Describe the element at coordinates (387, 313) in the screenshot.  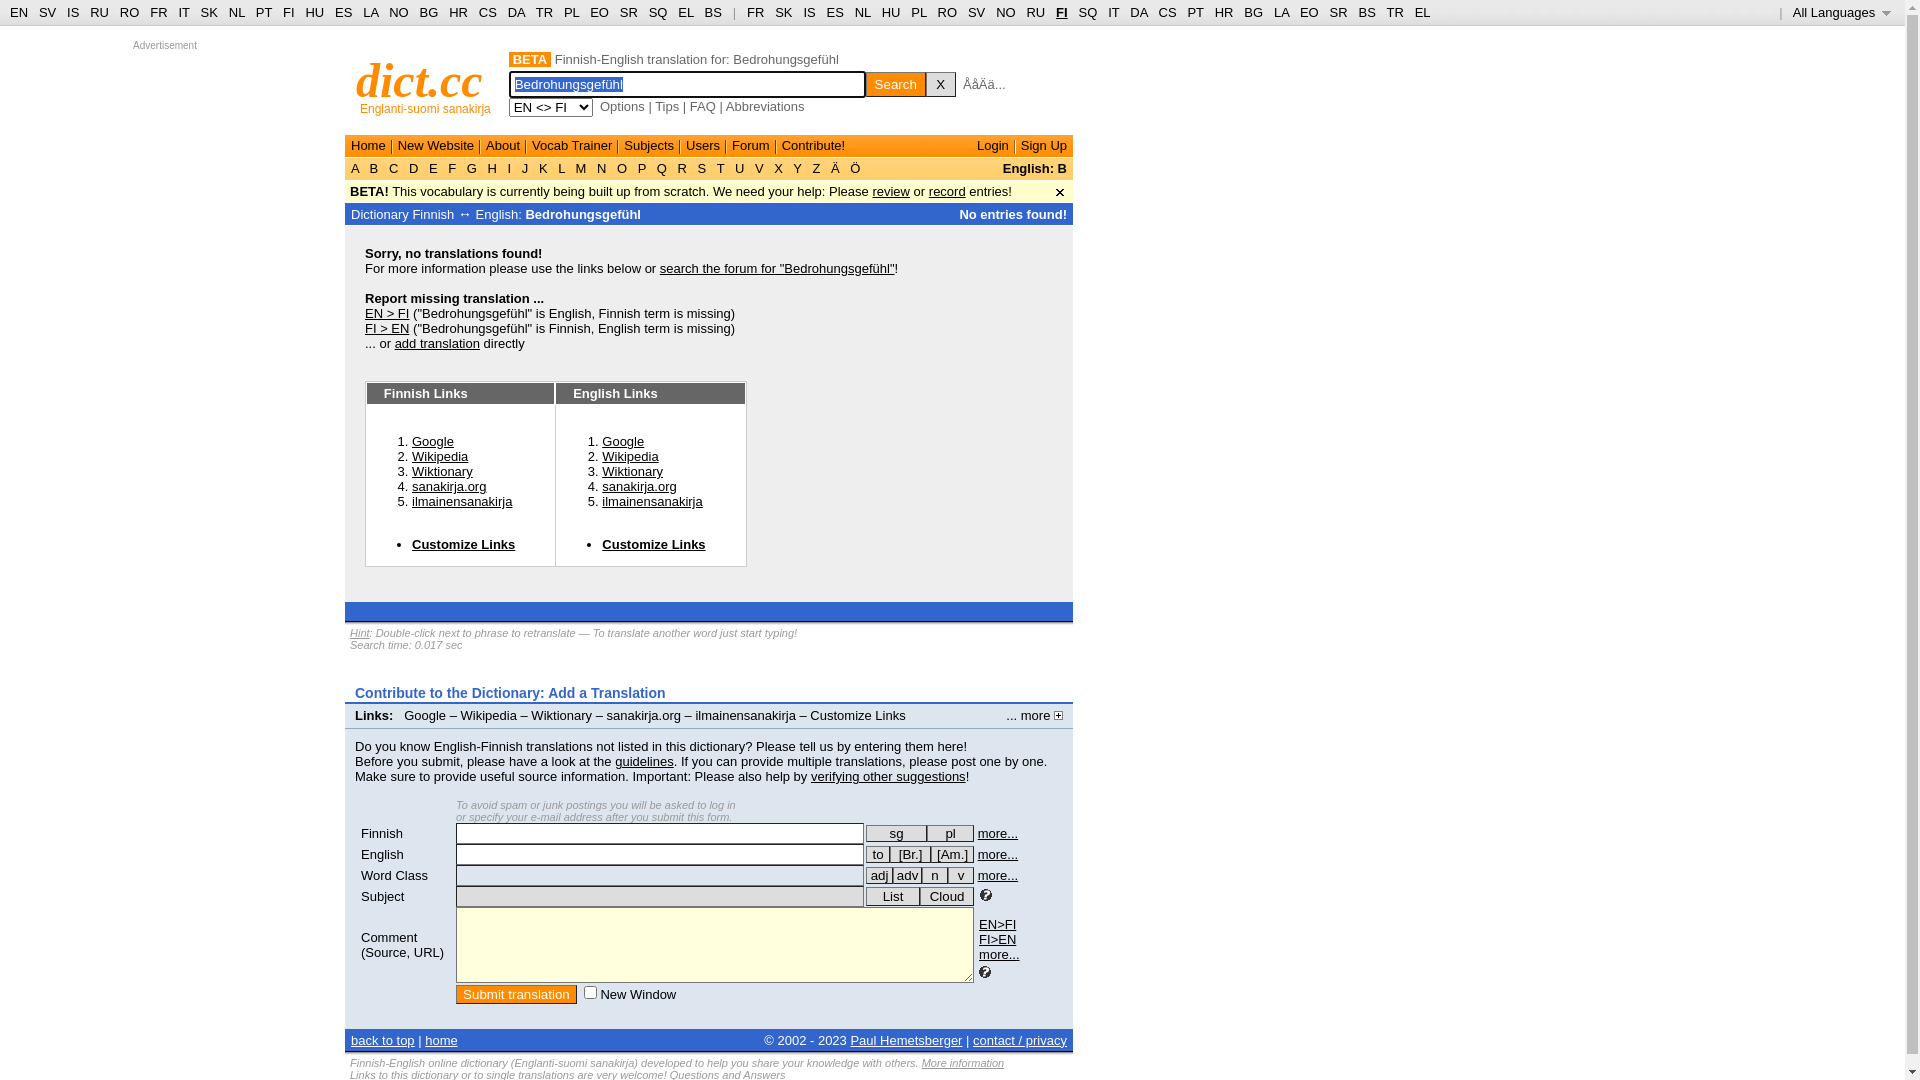
I see `'EN > FI'` at that location.